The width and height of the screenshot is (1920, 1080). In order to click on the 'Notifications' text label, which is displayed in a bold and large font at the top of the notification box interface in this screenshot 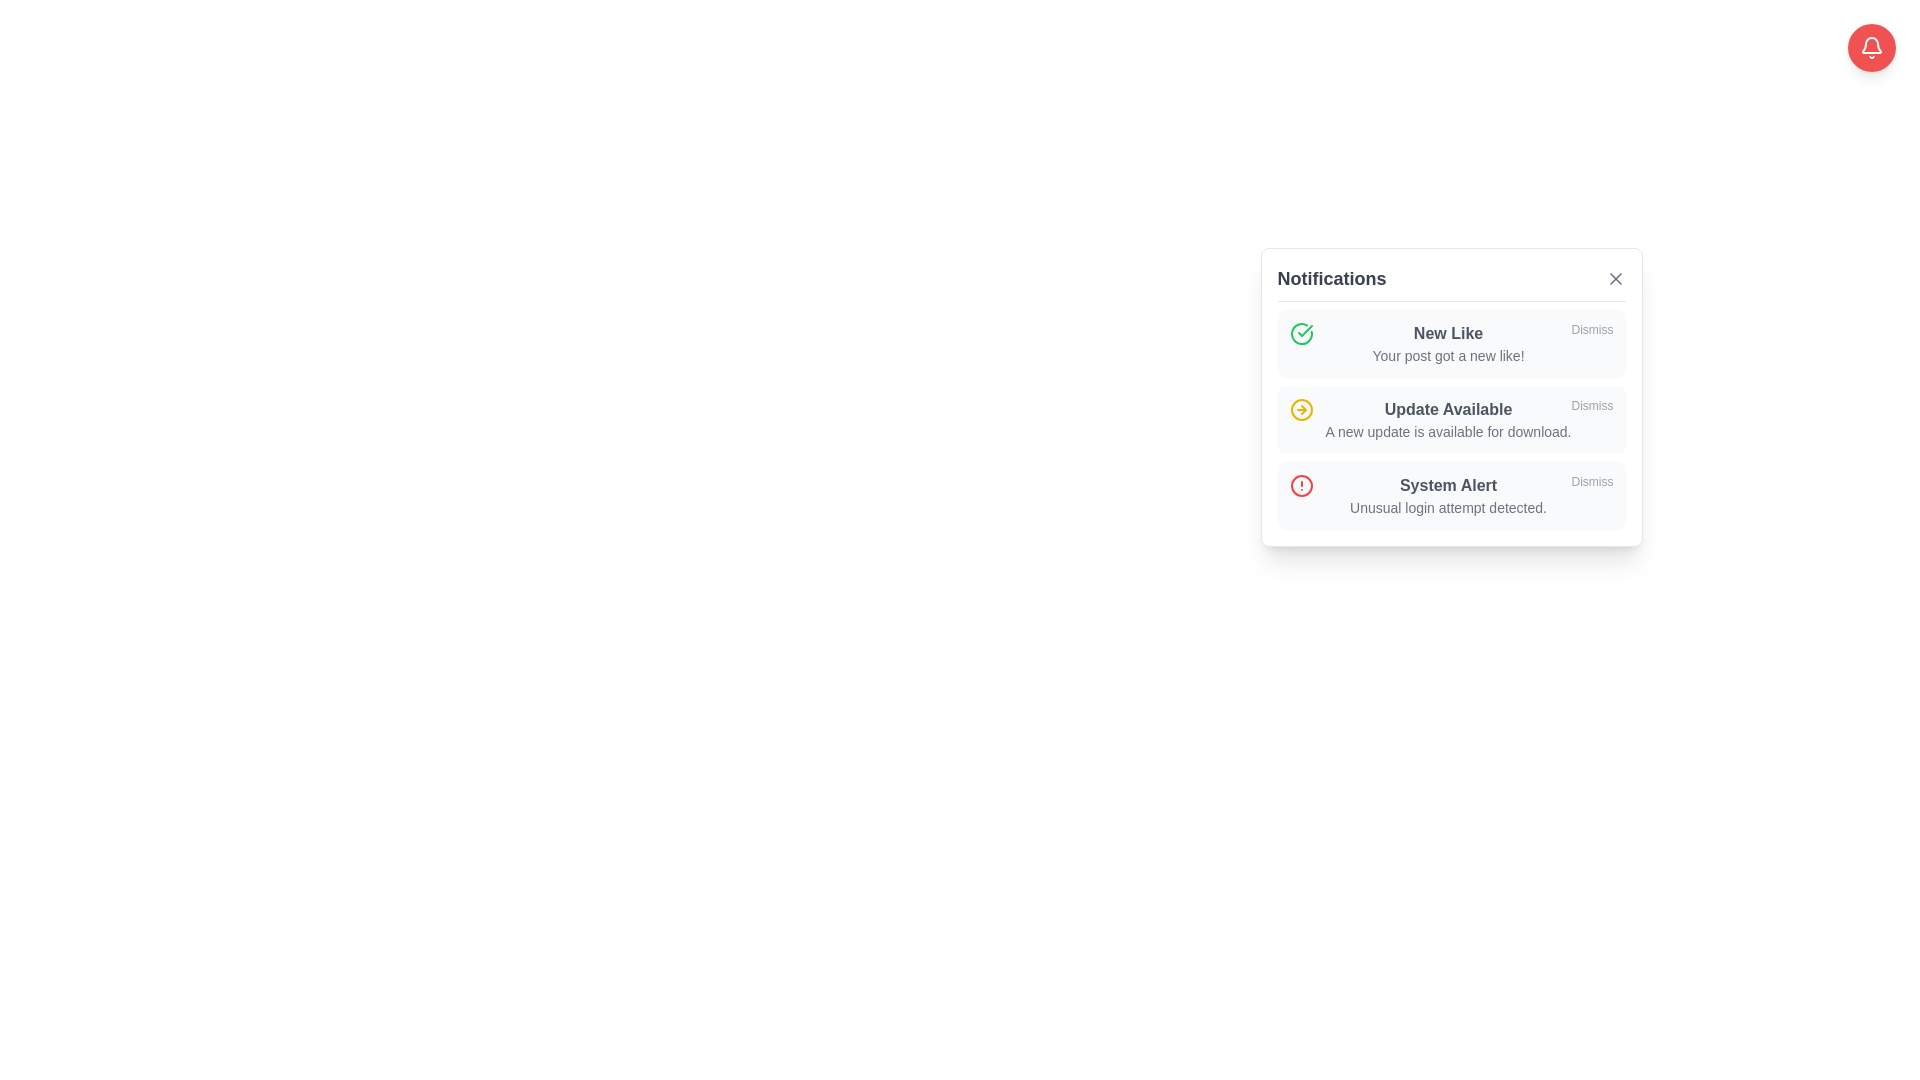, I will do `click(1332, 278)`.